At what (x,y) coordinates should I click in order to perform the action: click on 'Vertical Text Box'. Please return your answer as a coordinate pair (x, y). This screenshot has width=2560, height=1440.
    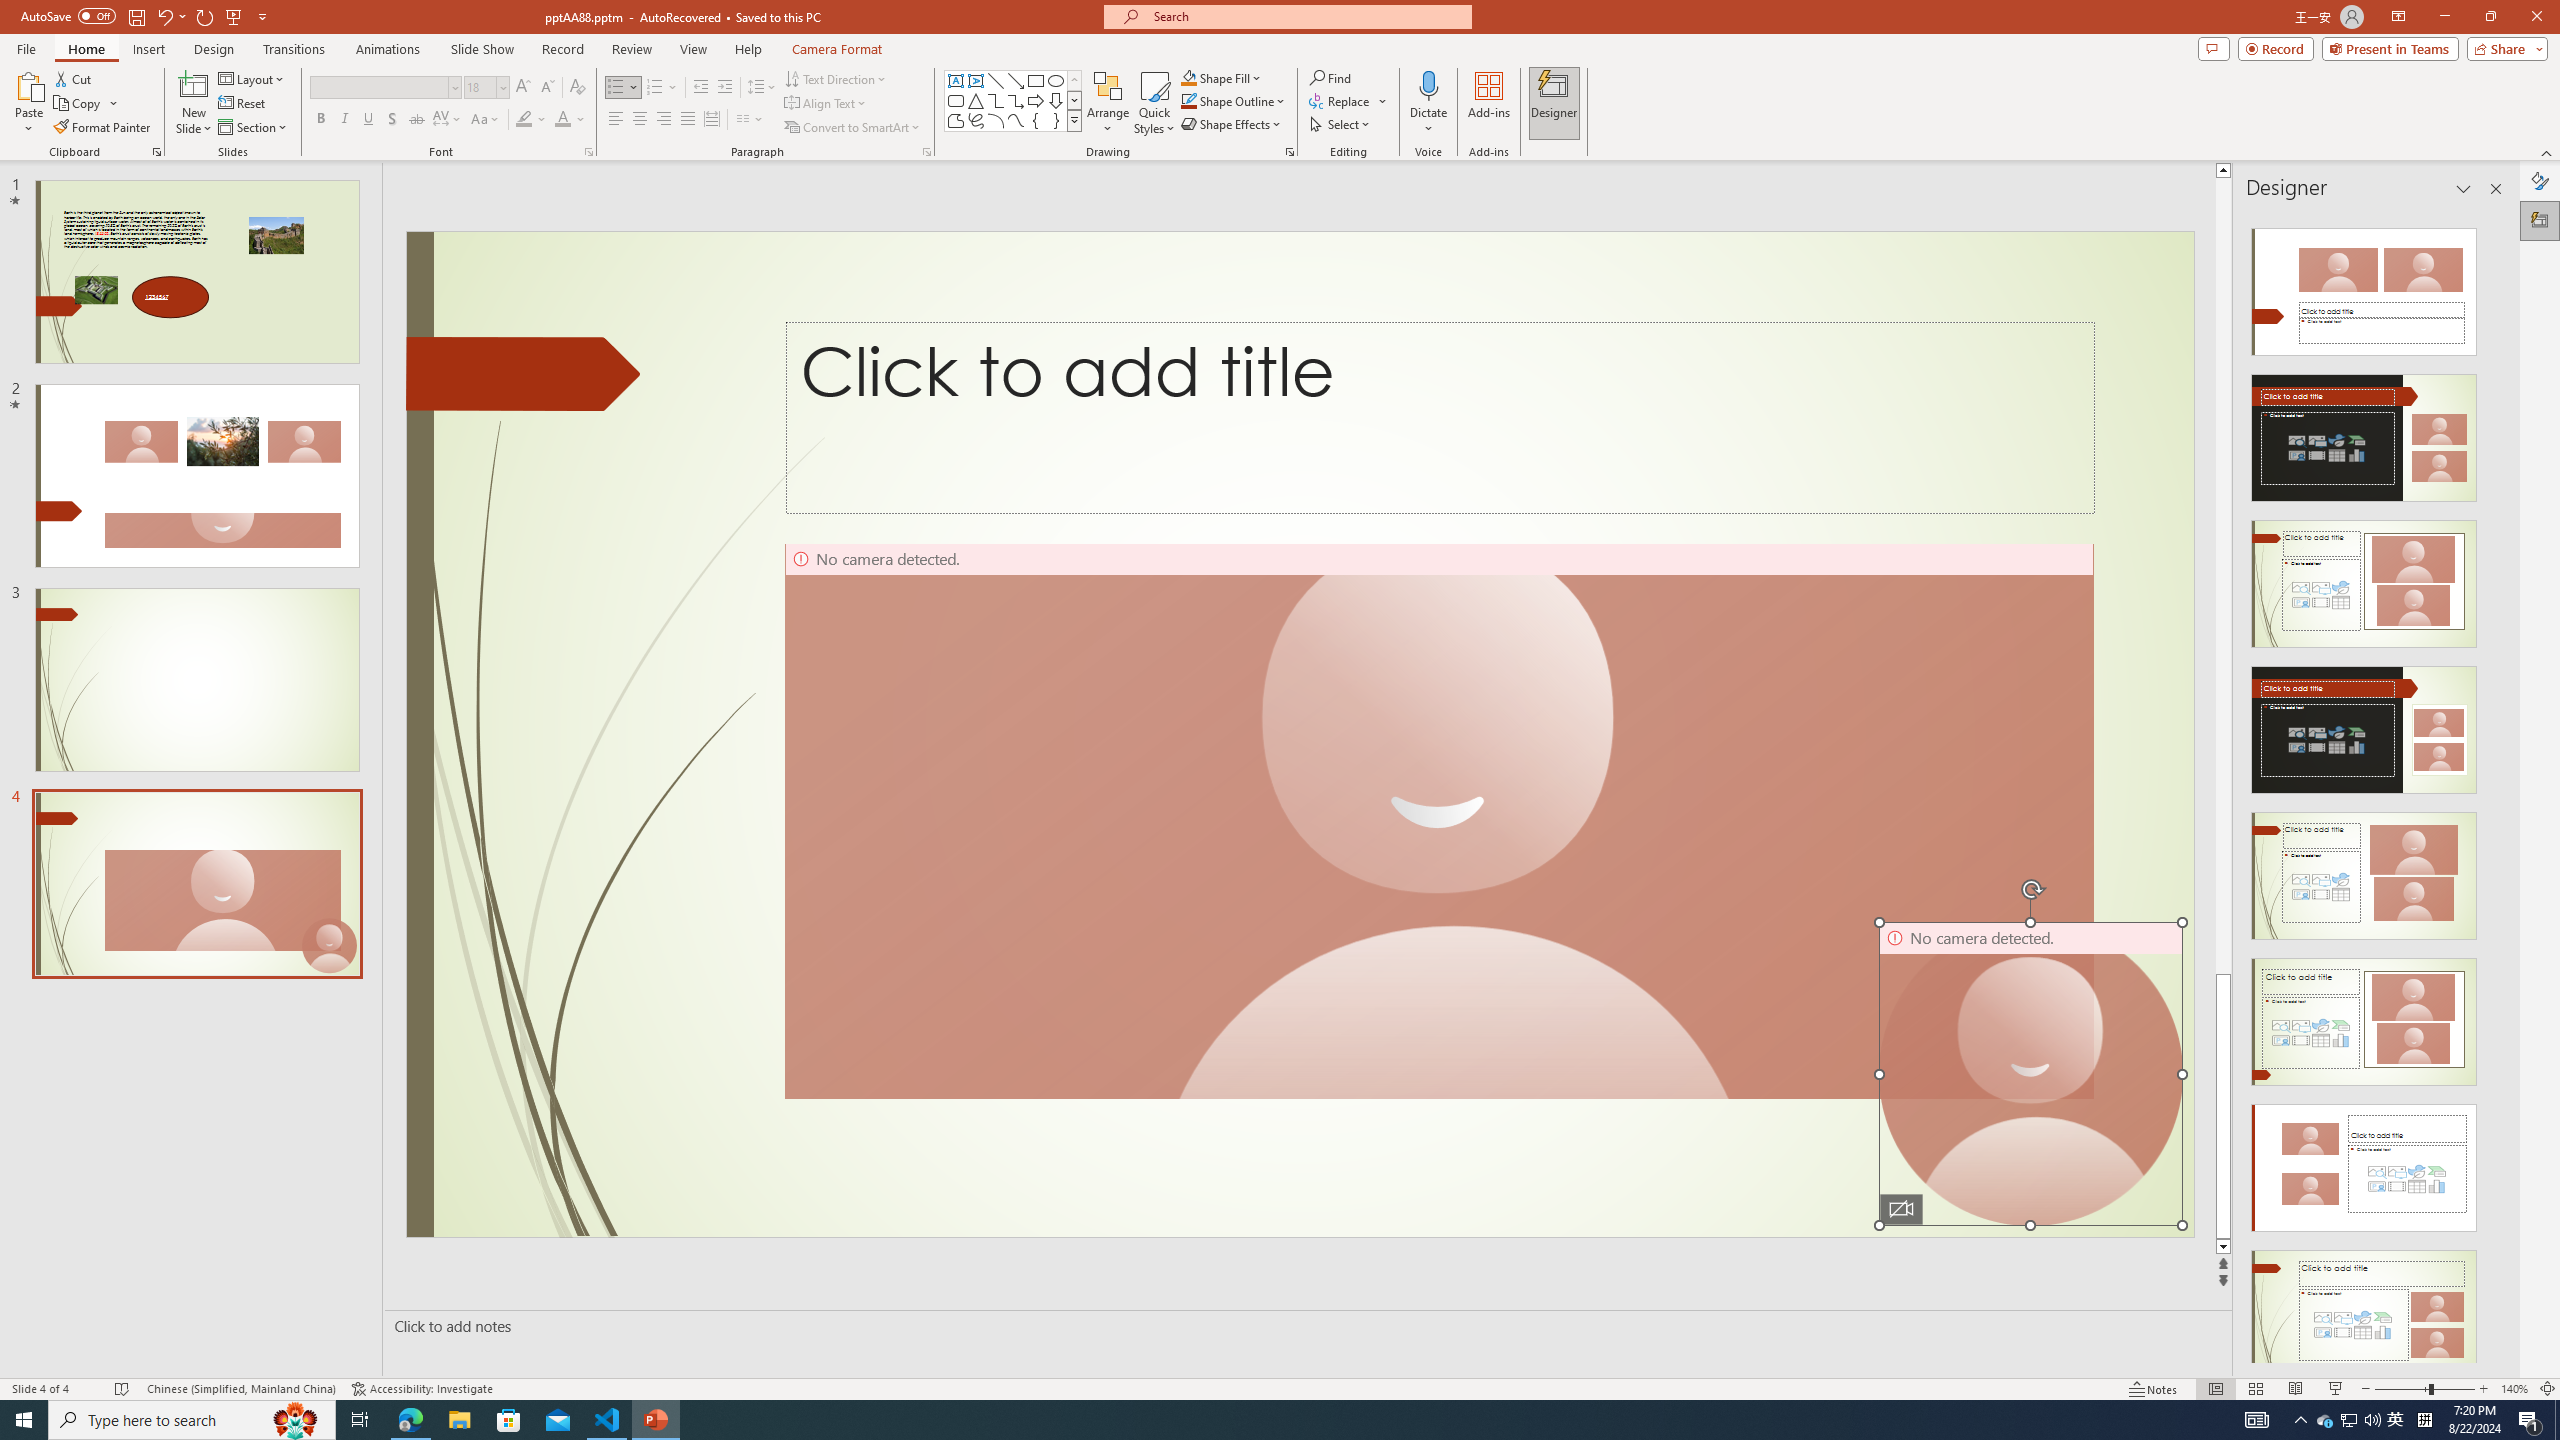
    Looking at the image, I should click on (974, 80).